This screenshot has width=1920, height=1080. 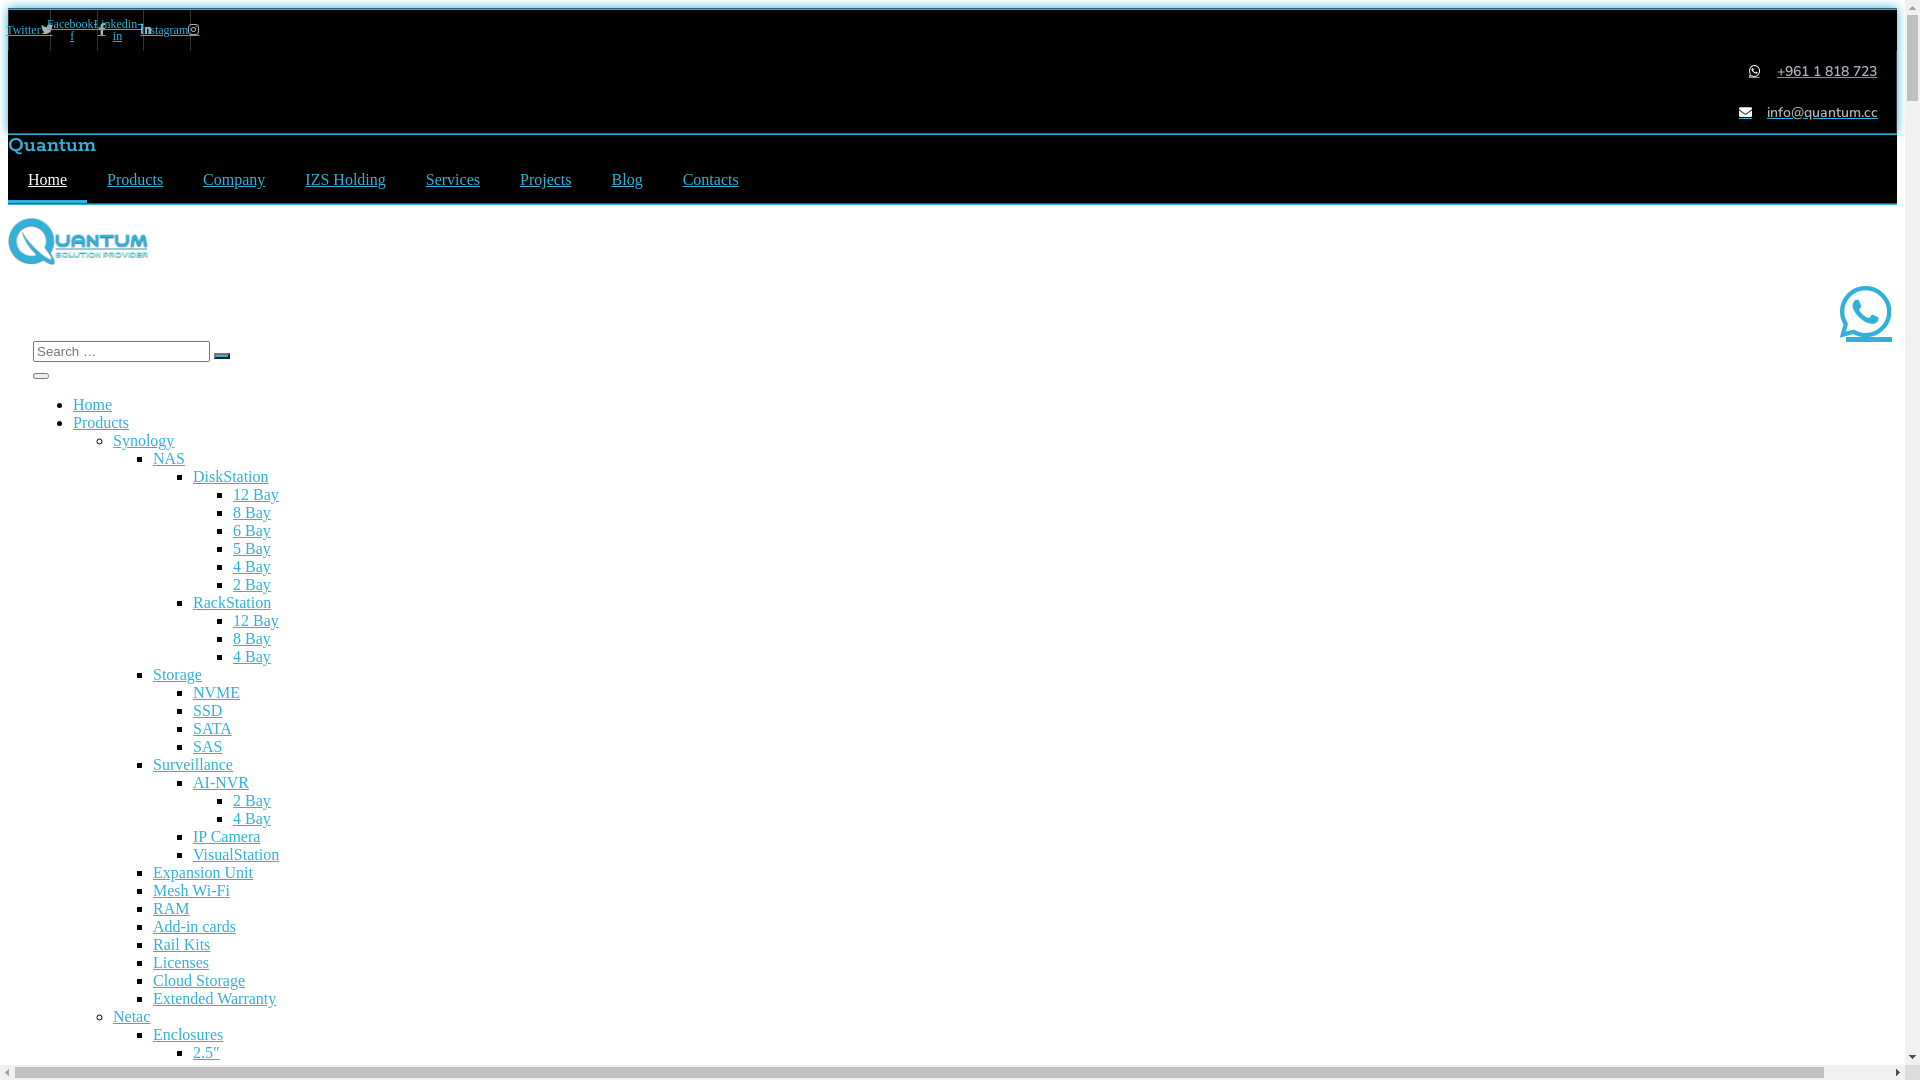 What do you see at coordinates (192, 691) in the screenshot?
I see `'NVME'` at bounding box center [192, 691].